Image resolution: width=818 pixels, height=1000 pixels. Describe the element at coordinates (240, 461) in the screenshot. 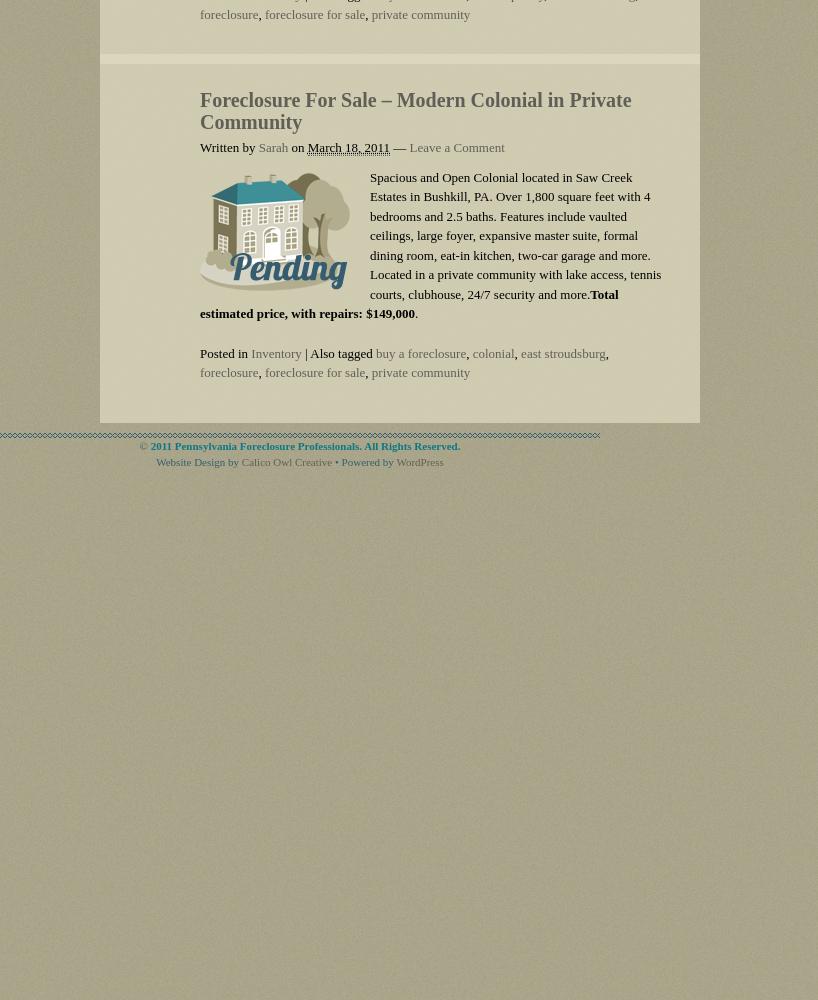

I see `'Calico Owl Creative'` at that location.